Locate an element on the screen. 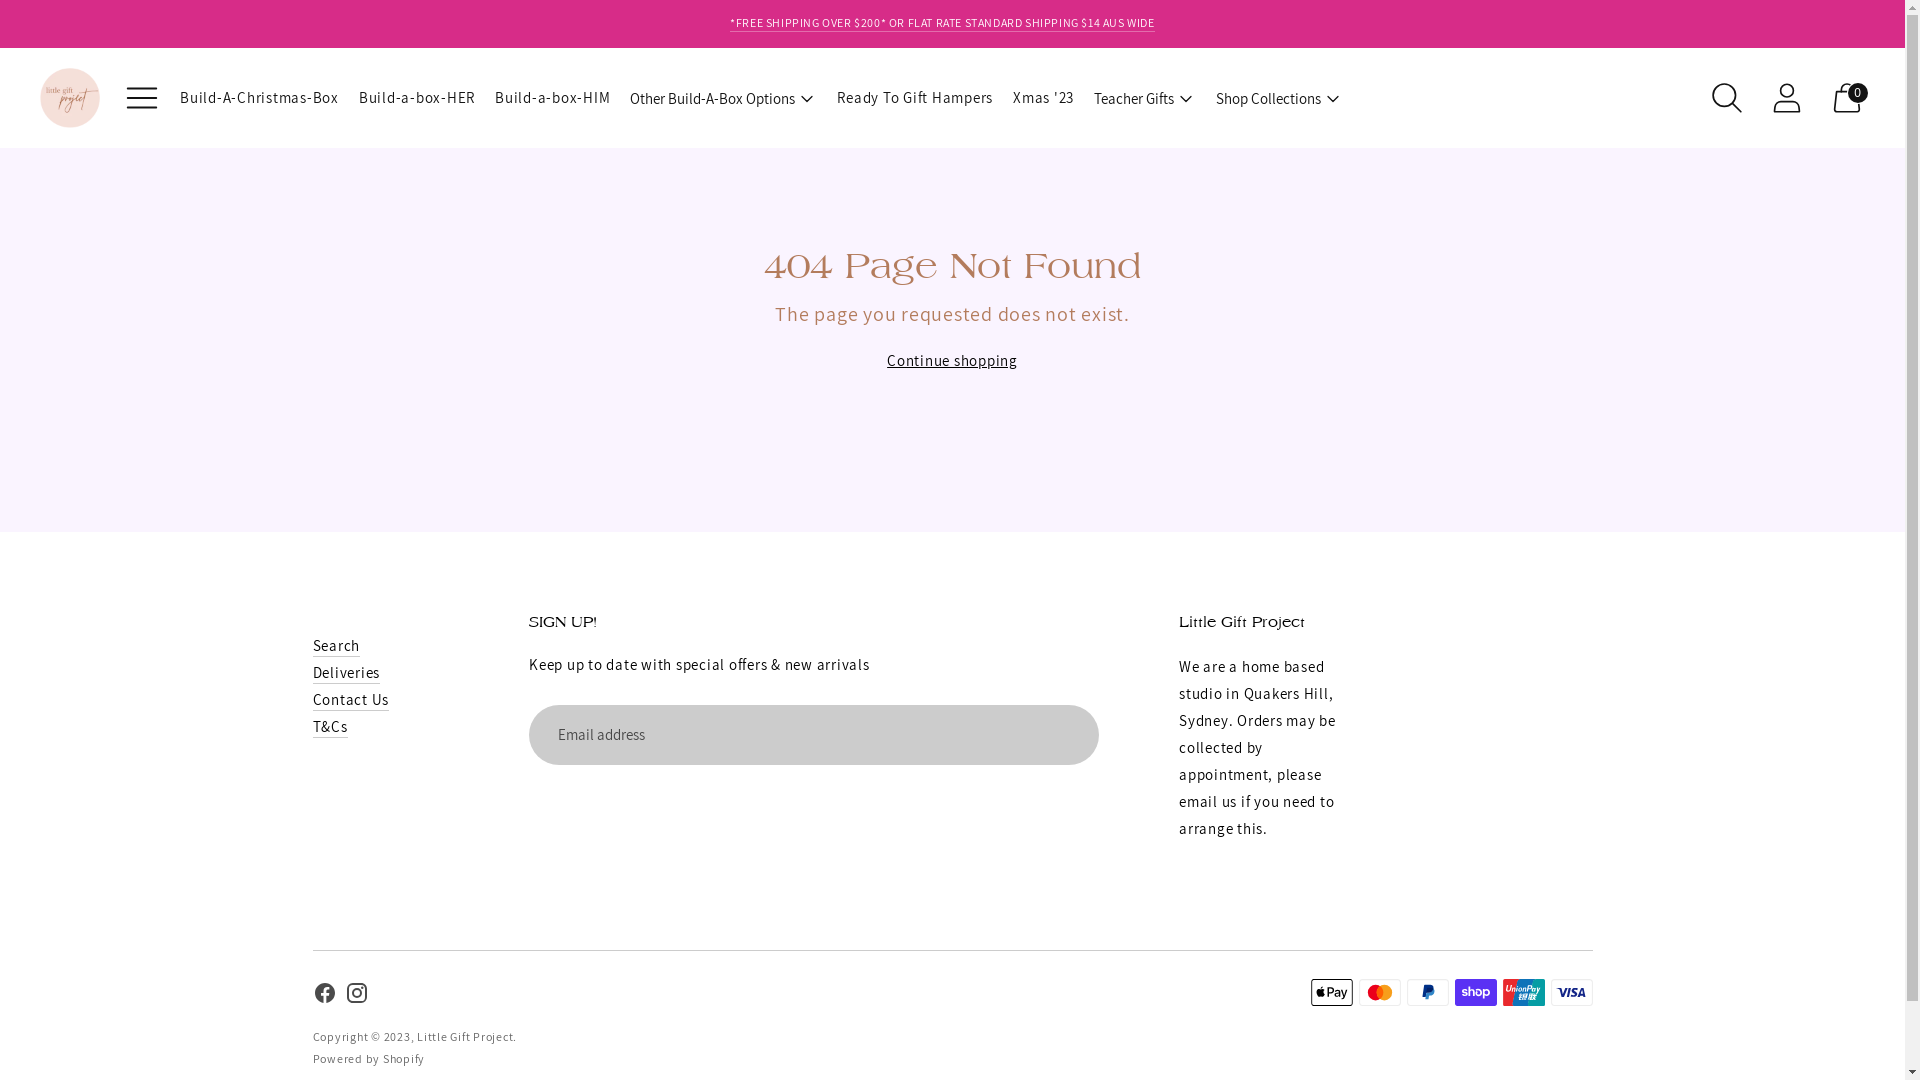  'Little Gift Project on Instagram' is located at coordinates (355, 995).